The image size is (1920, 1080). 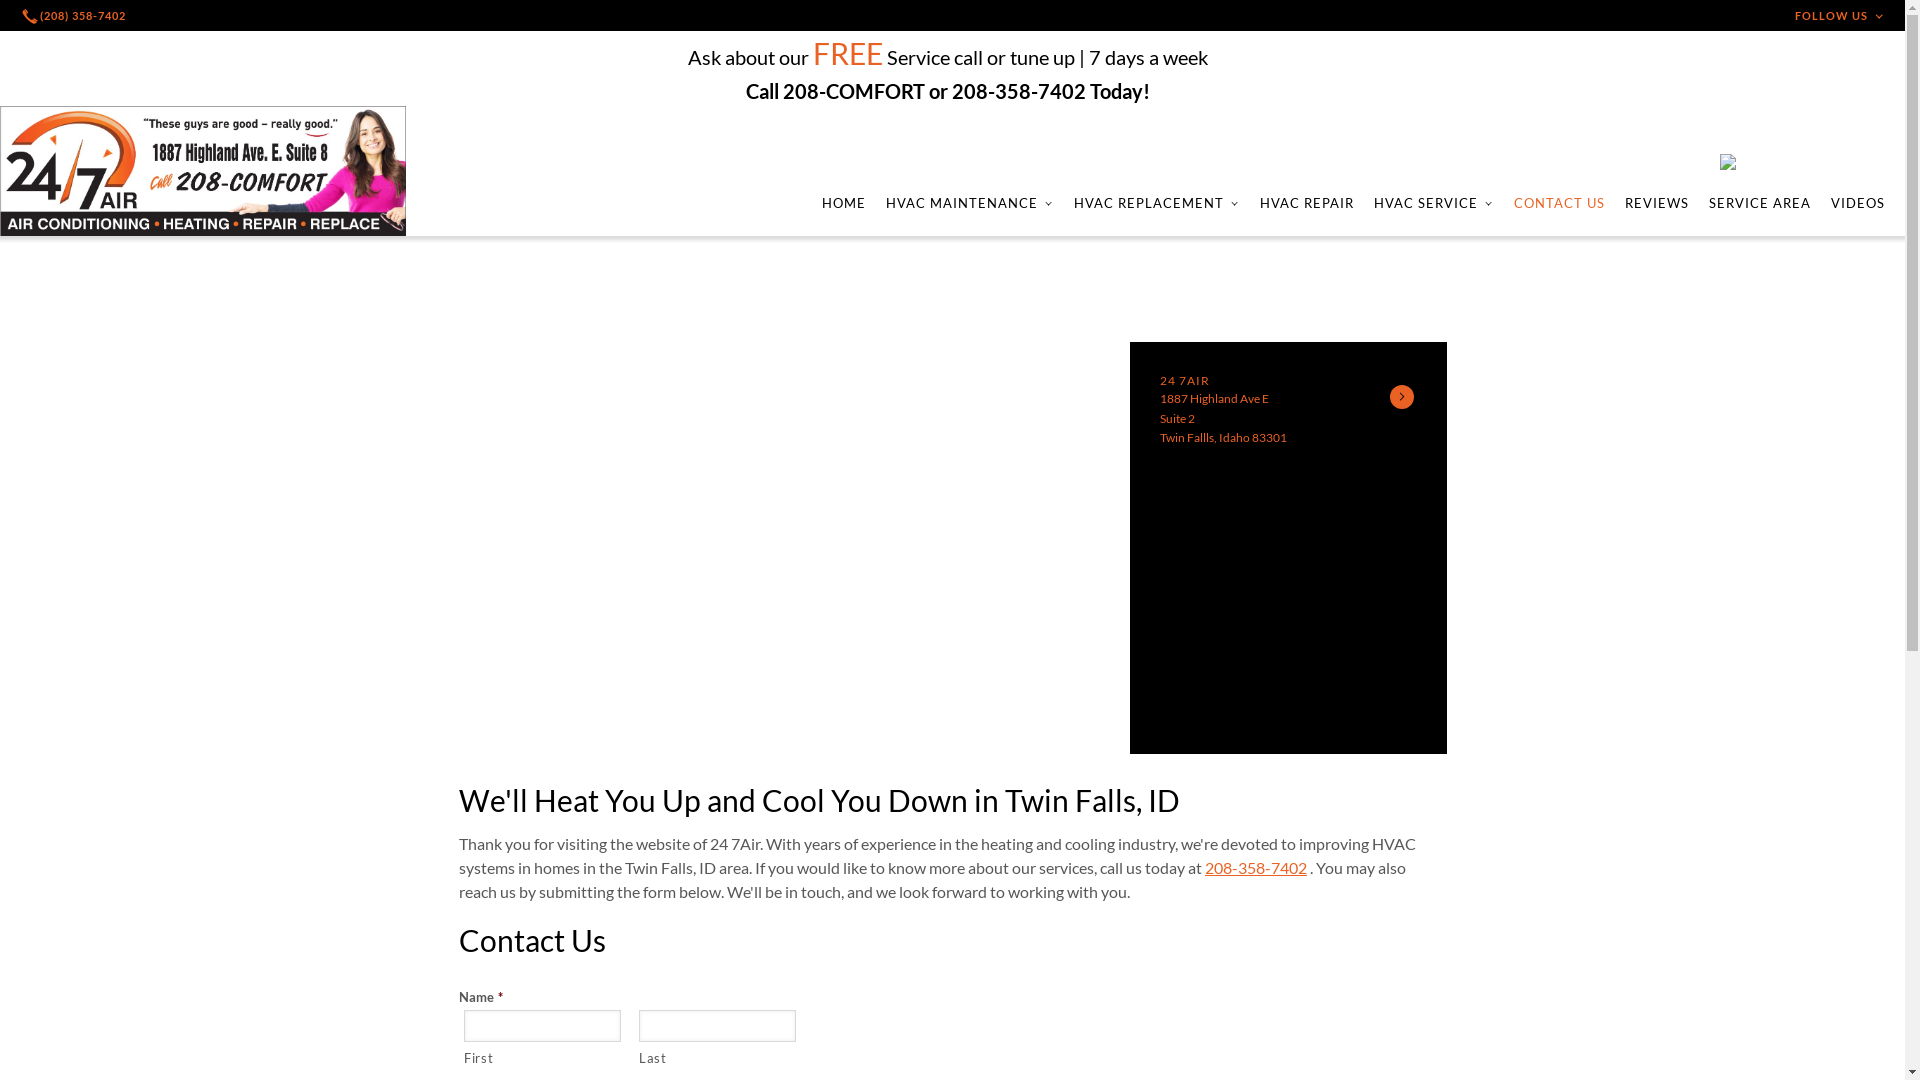 I want to click on 'REVIEWS', so click(x=1656, y=203).